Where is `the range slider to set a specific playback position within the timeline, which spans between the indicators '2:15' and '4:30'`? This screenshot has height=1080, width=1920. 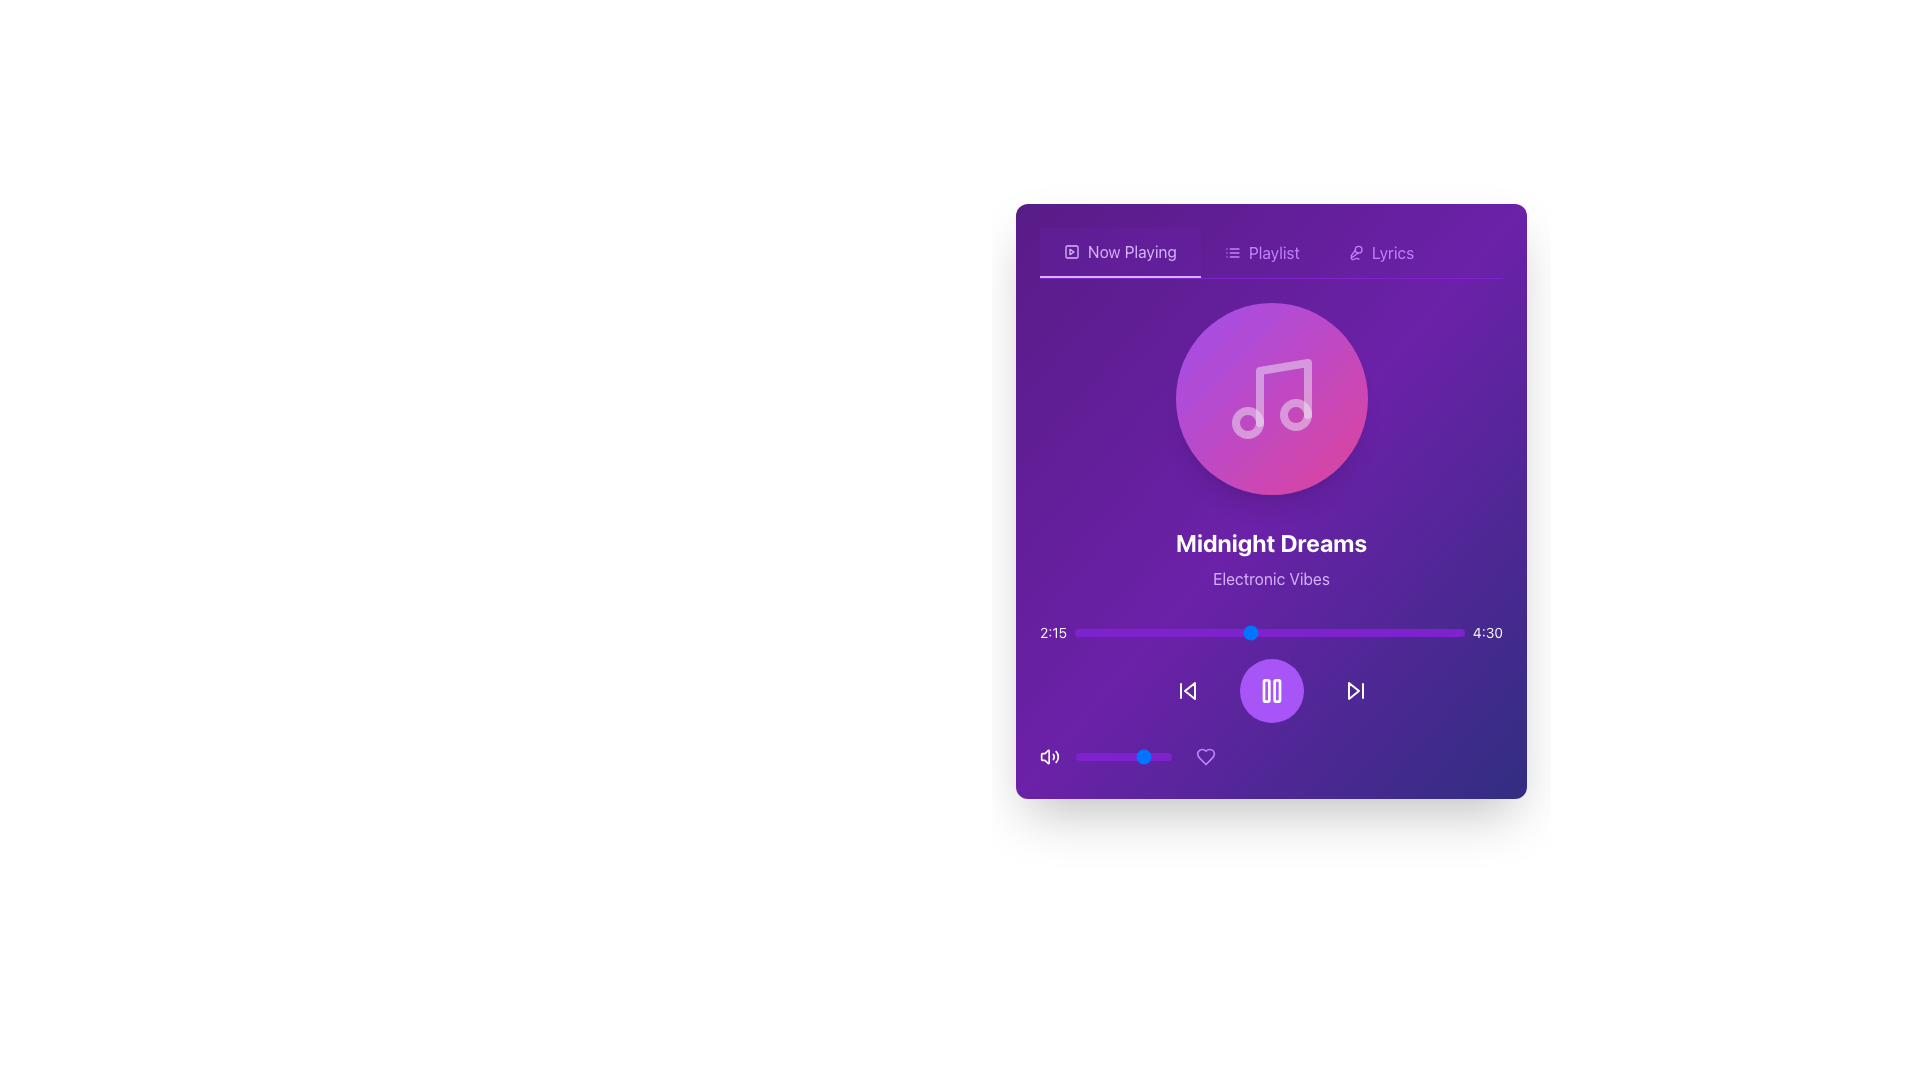
the range slider to set a specific playback position within the timeline, which spans between the indicators '2:15' and '4:30' is located at coordinates (1269, 632).